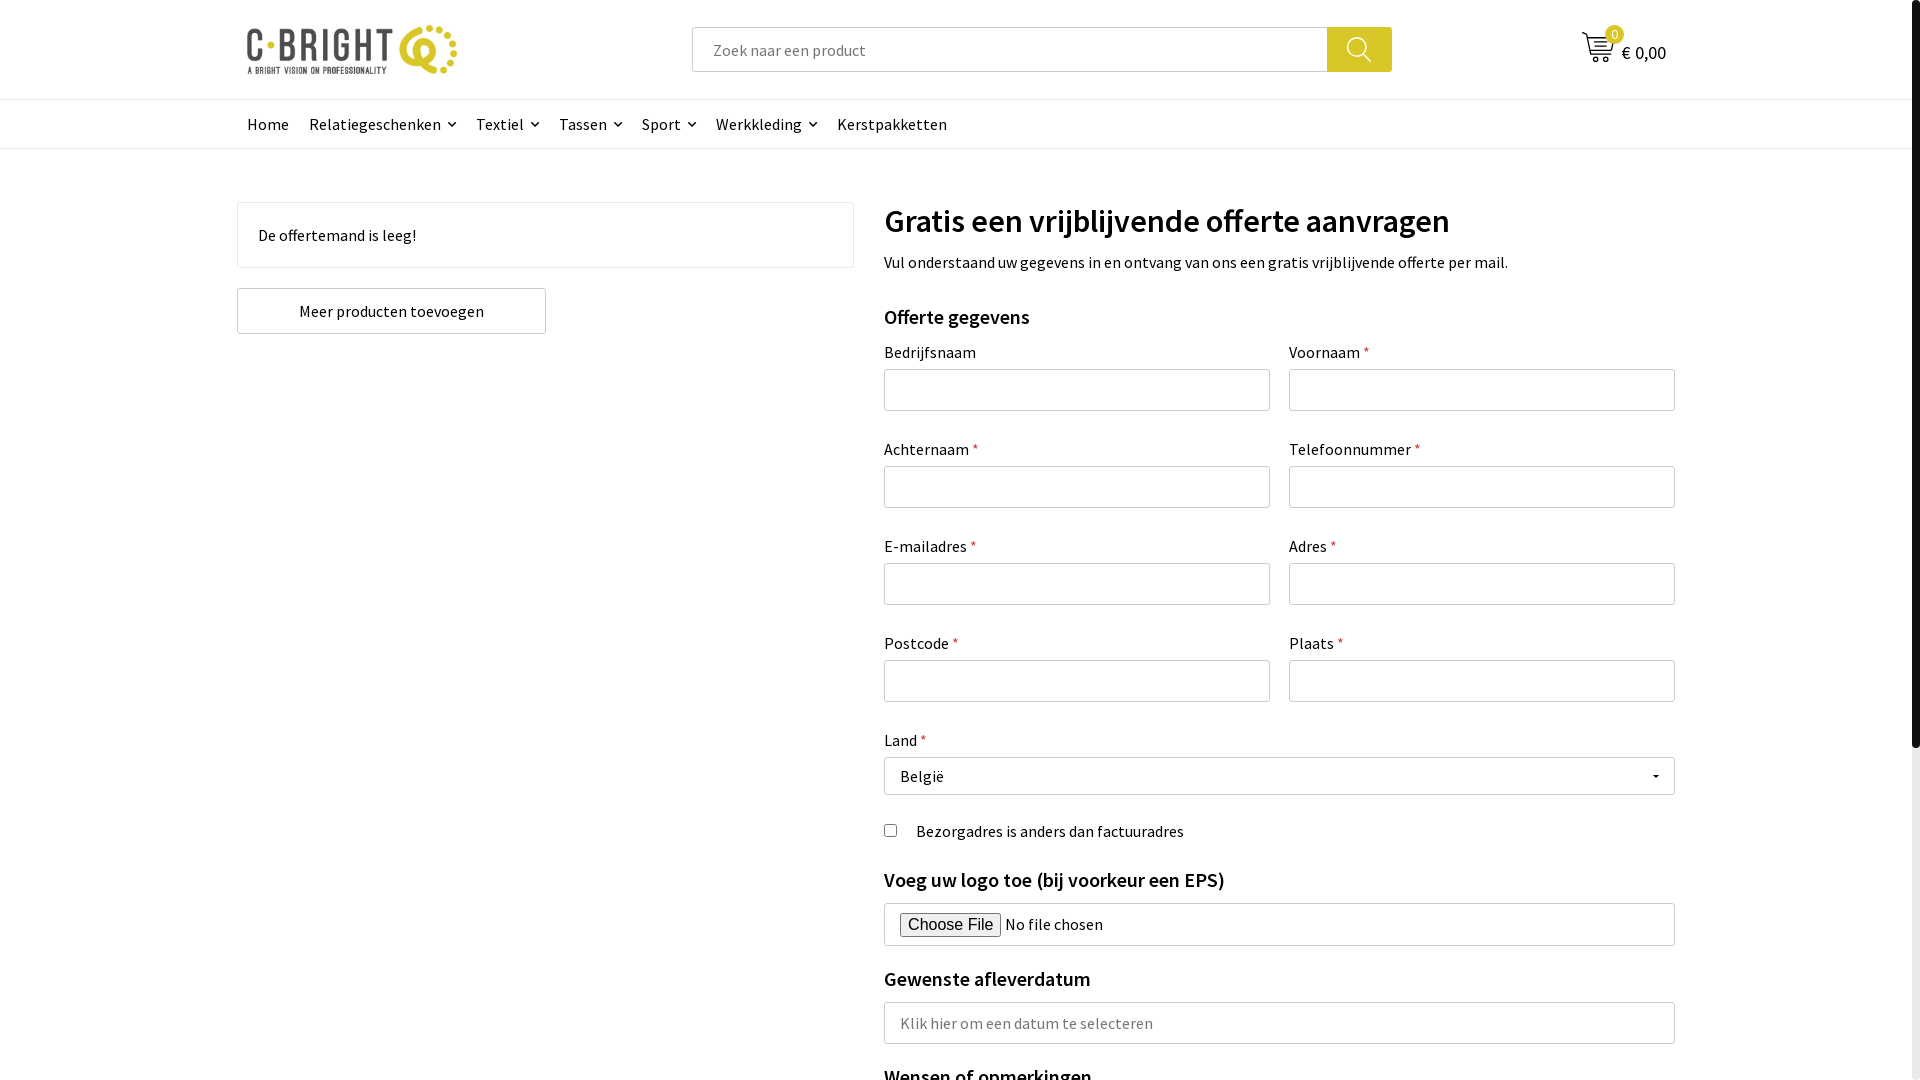 The width and height of the screenshot is (1920, 1080). Describe the element at coordinates (266, 123) in the screenshot. I see `'Home'` at that location.